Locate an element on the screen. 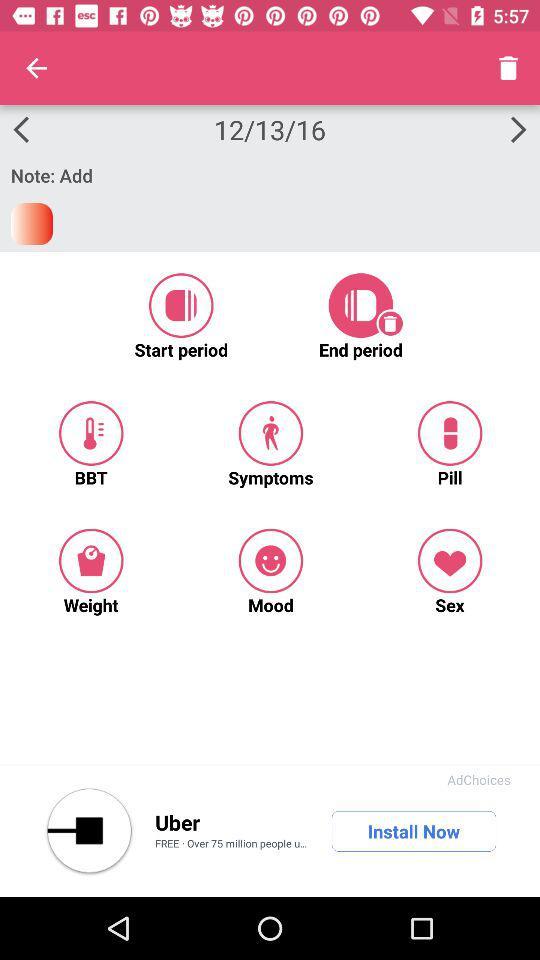  the item next to uber item is located at coordinates (88, 831).